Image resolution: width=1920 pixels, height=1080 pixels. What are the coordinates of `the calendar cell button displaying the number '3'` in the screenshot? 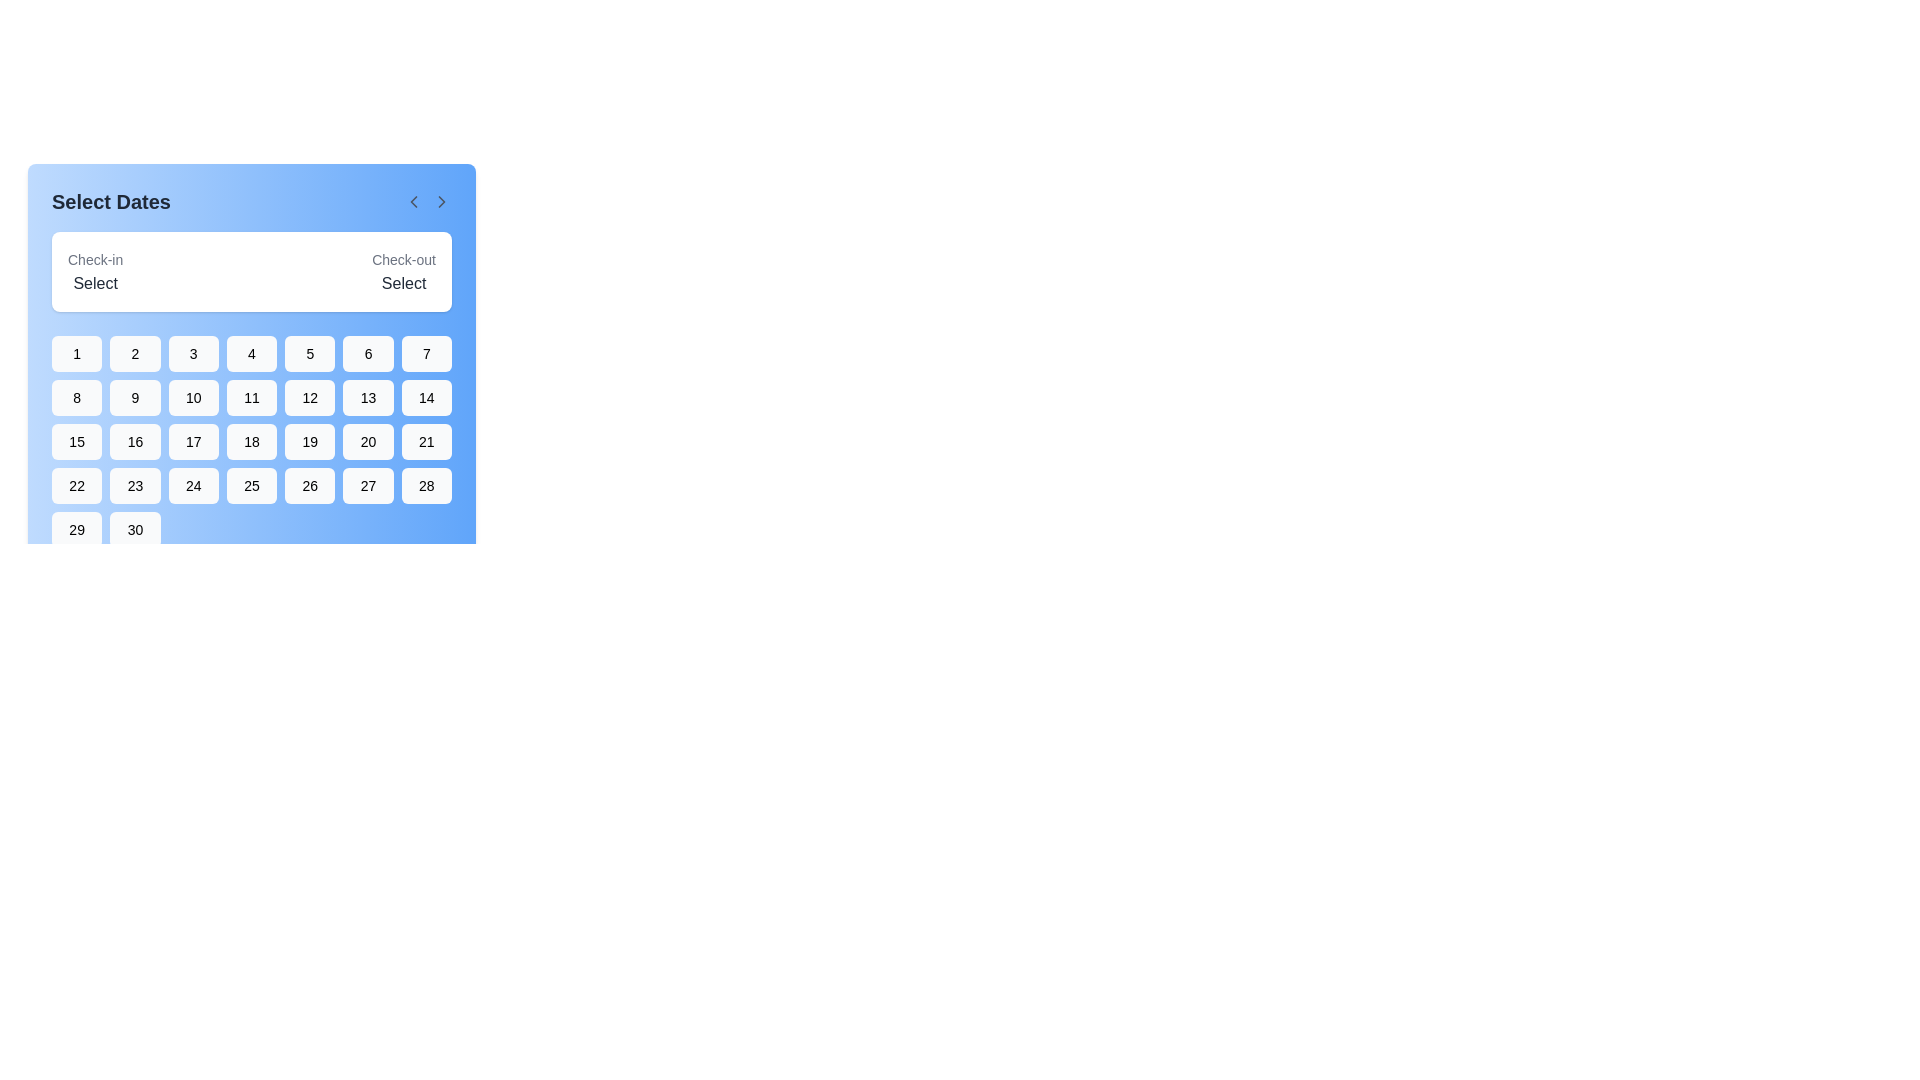 It's located at (193, 353).